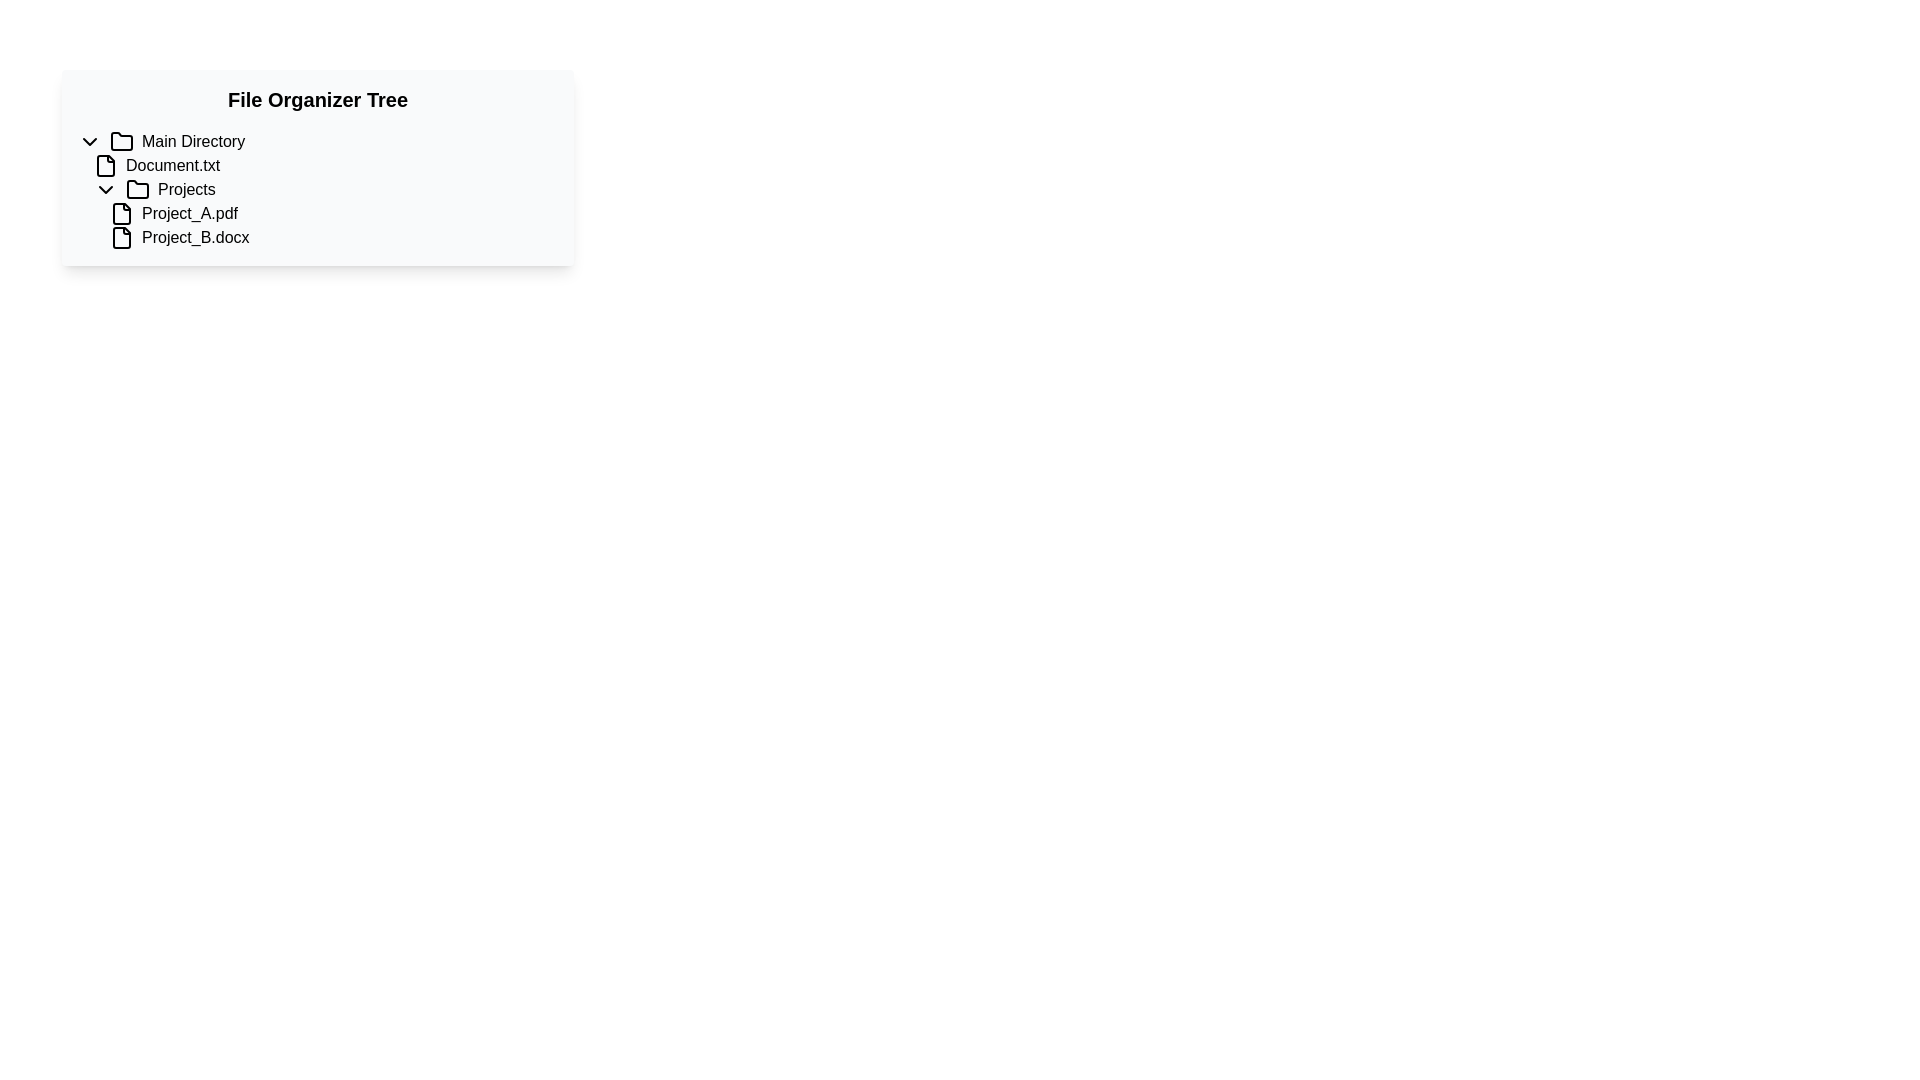 This screenshot has height=1080, width=1920. Describe the element at coordinates (89, 141) in the screenshot. I see `the Chevron Icon located to the left of the 'Main Directory' text to indicate focus` at that location.